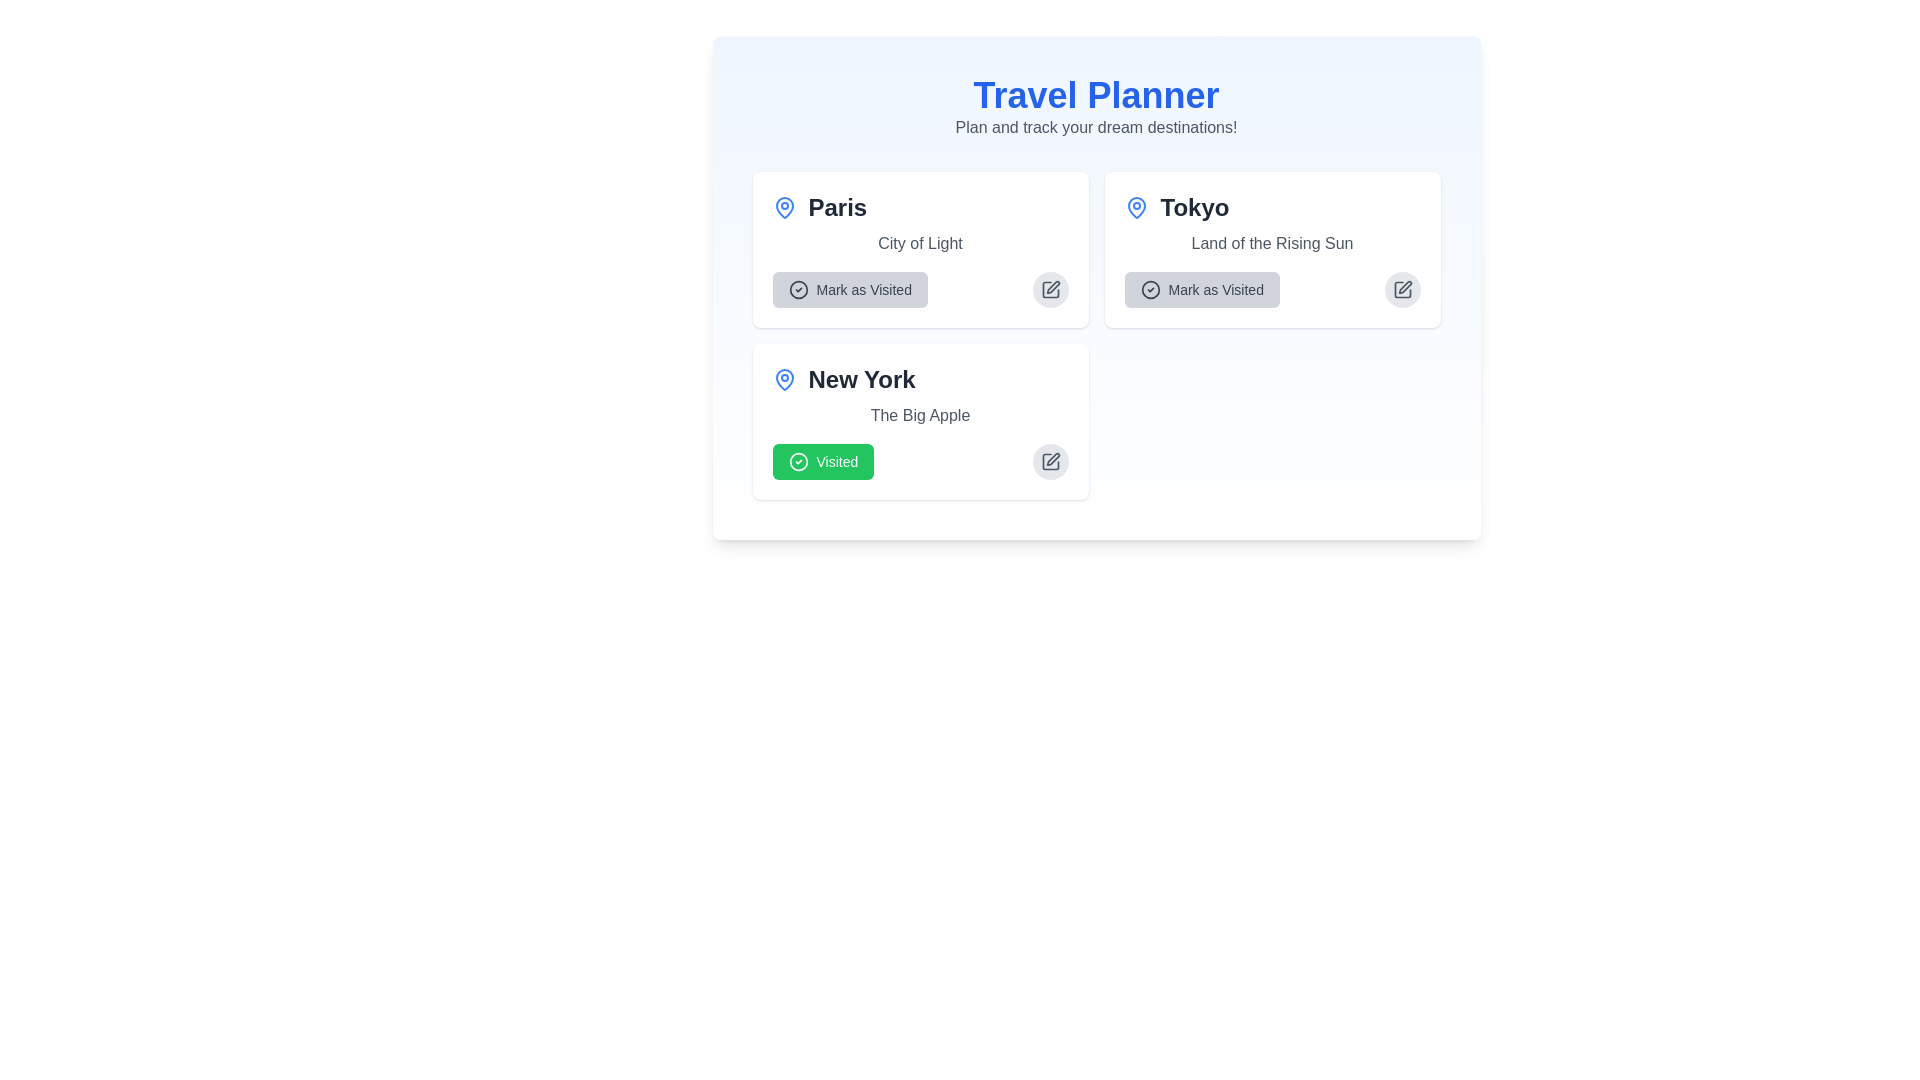  I want to click on text 'Visited' on the green rectangular button with rounded edges located at the bottom-left corner of the 'New York' card, so click(837, 462).